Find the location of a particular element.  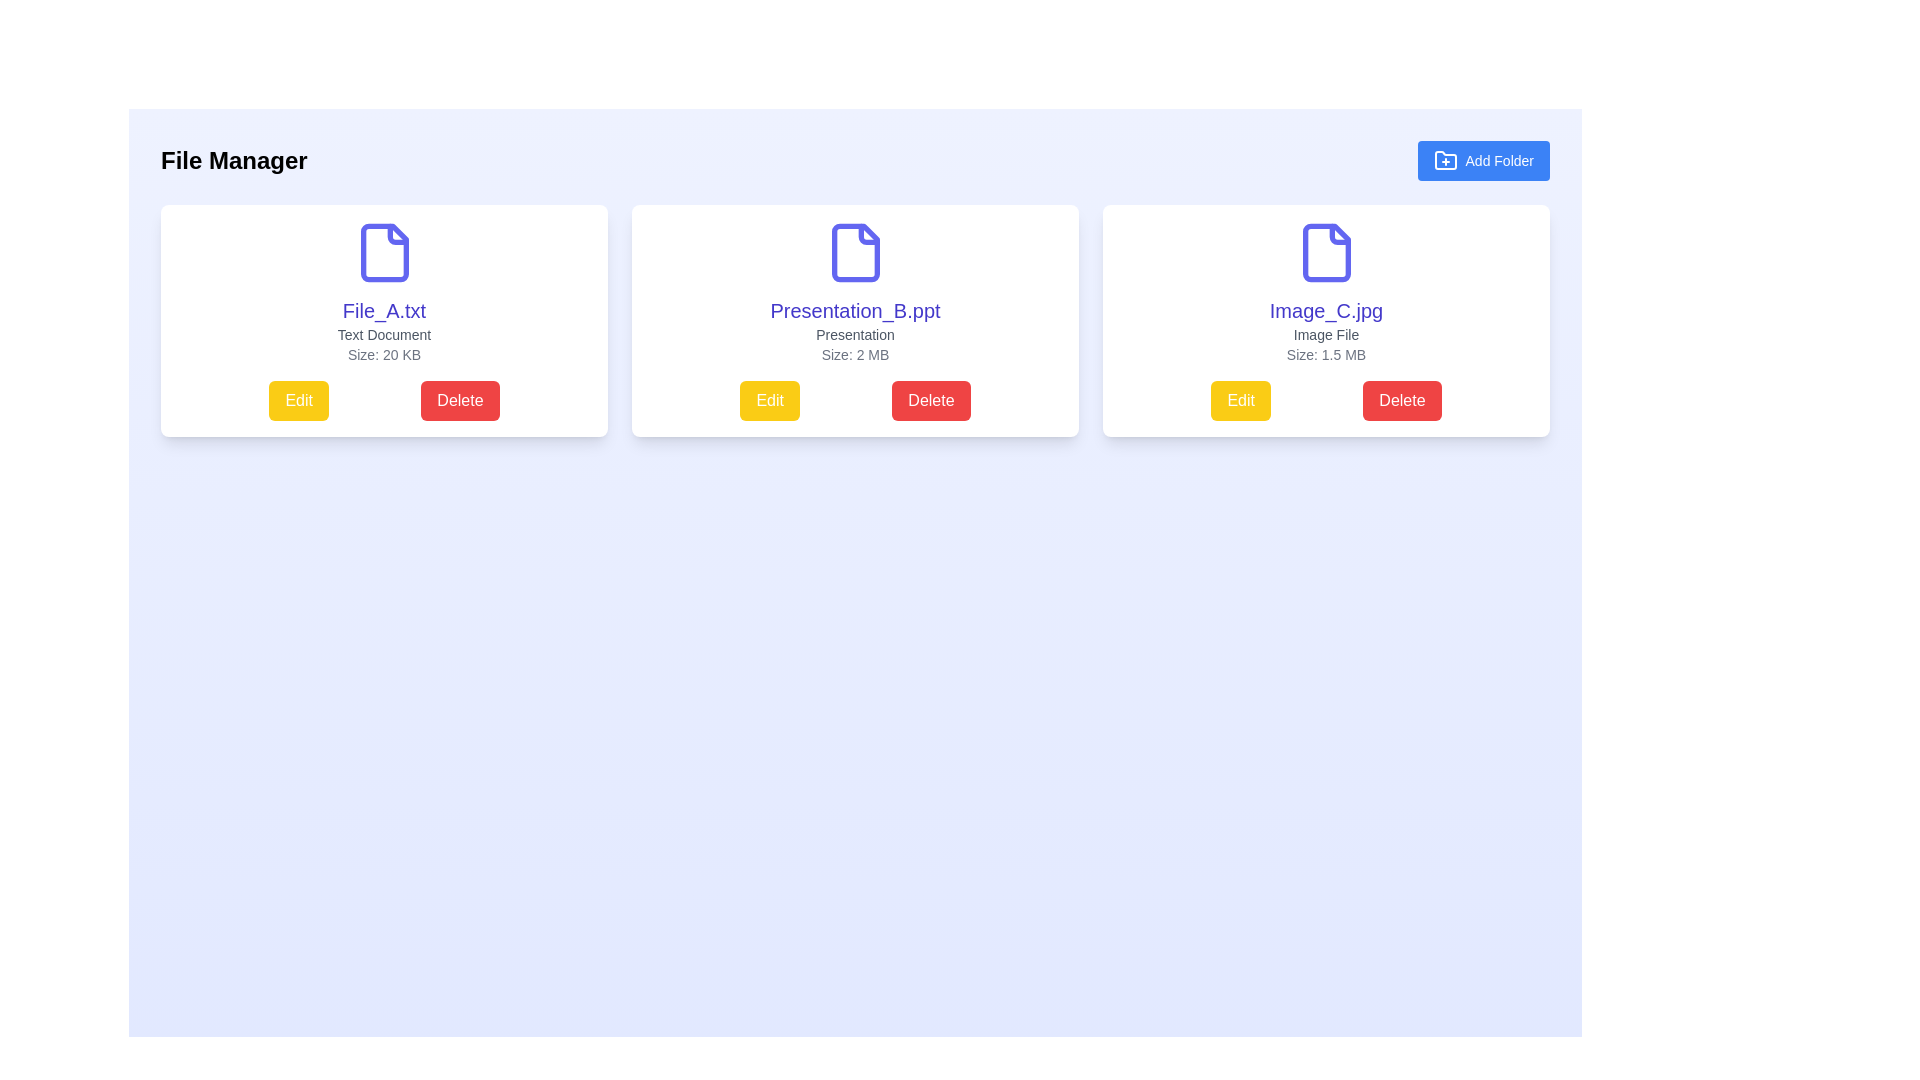

the red 'Delete' button with bold white text located below the 'Presentation_B.ppt' card in the second column is located at coordinates (930, 401).